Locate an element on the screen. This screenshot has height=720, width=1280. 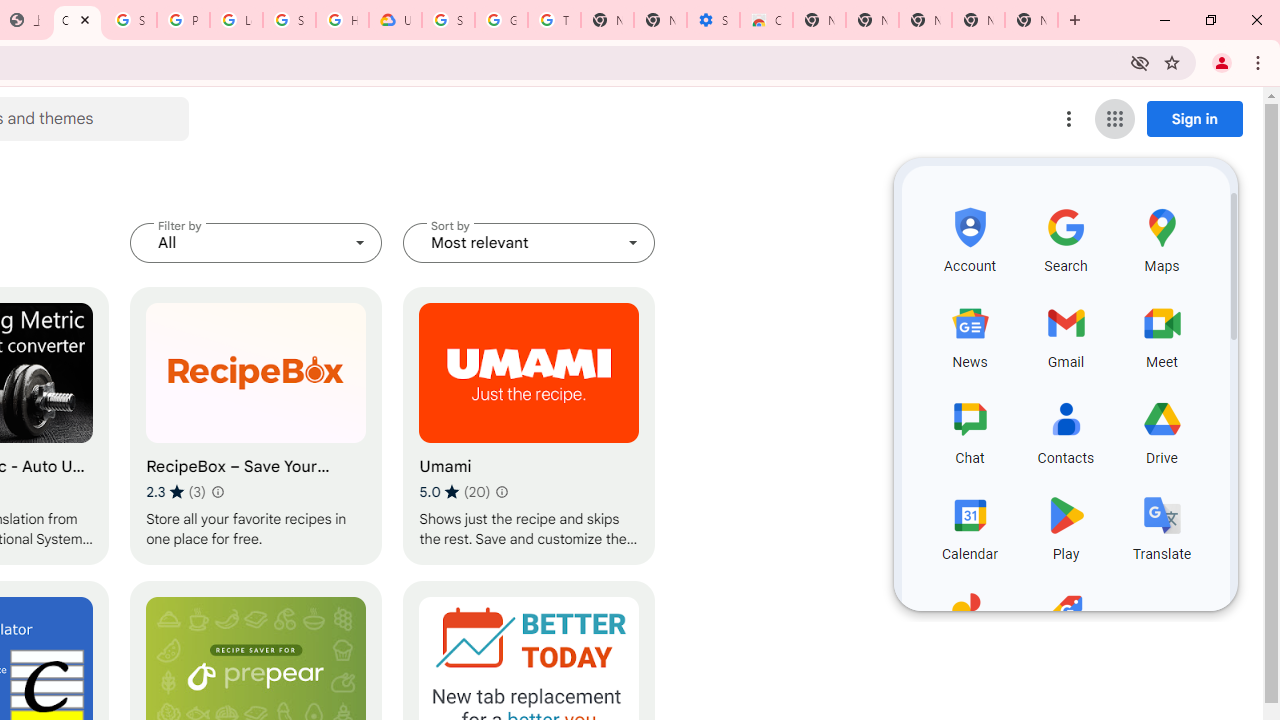
'Chrome Web Store - Household' is located at coordinates (77, 20).